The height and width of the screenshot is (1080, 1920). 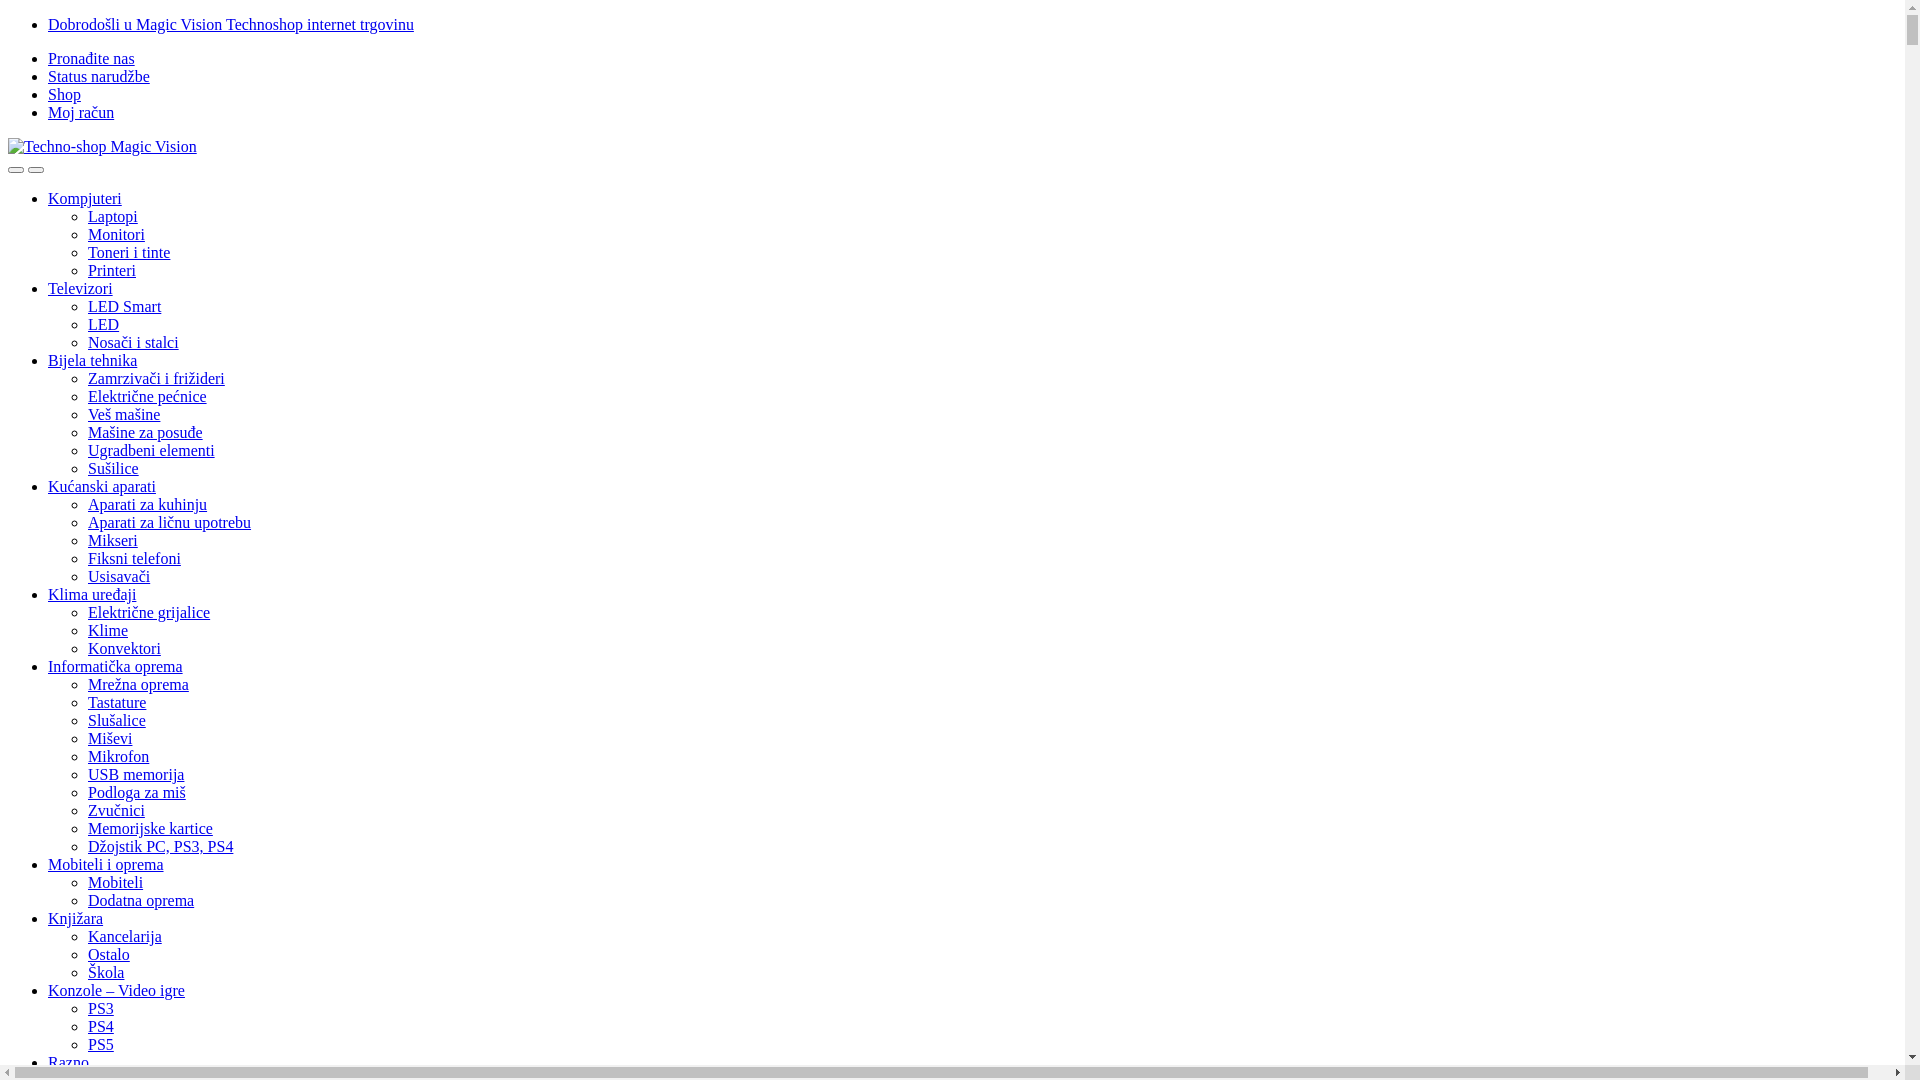 I want to click on 'Ostalo', so click(x=108, y=953).